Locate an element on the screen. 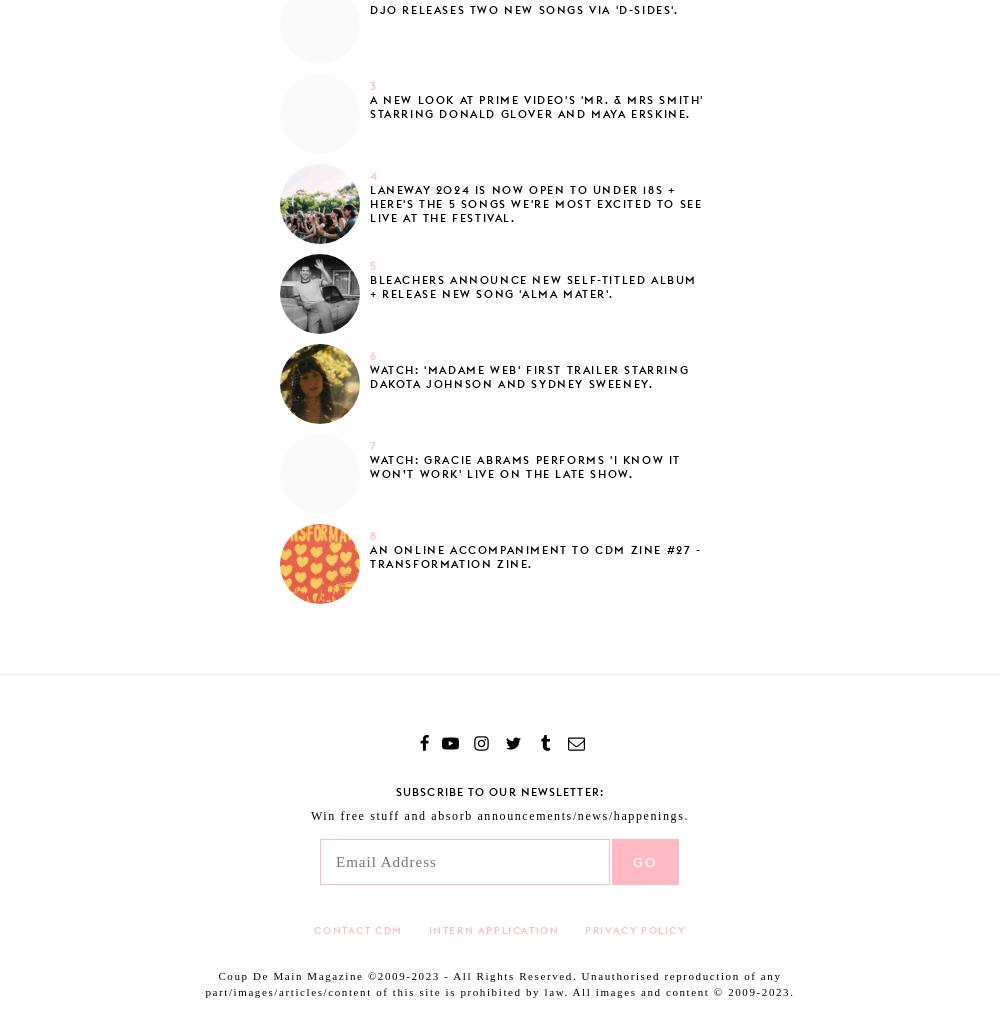 Image resolution: width=1000 pixels, height=1019 pixels. 'Watch: Gracie Abrams performs 'I Know It Won’t Work' live on The Late Show.' is located at coordinates (525, 466).